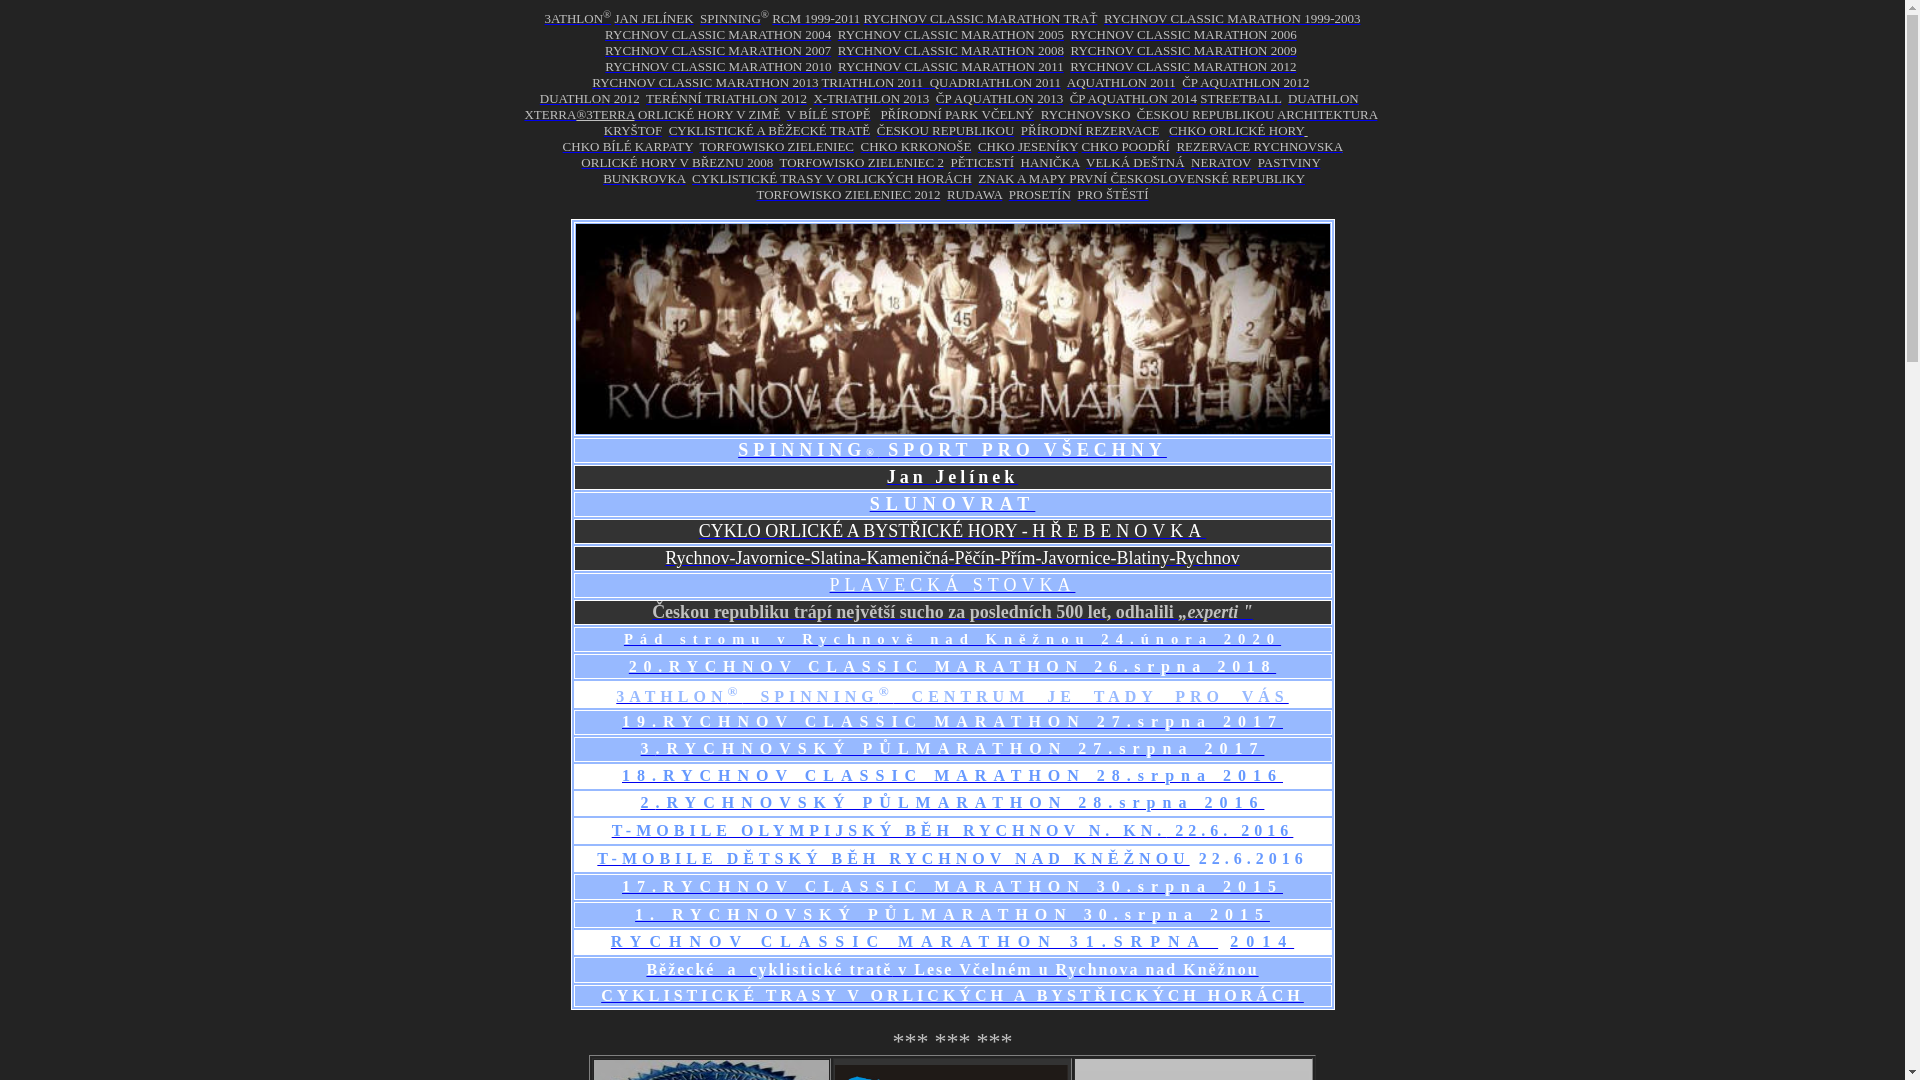  What do you see at coordinates (729, 18) in the screenshot?
I see `'SPINNING'` at bounding box center [729, 18].